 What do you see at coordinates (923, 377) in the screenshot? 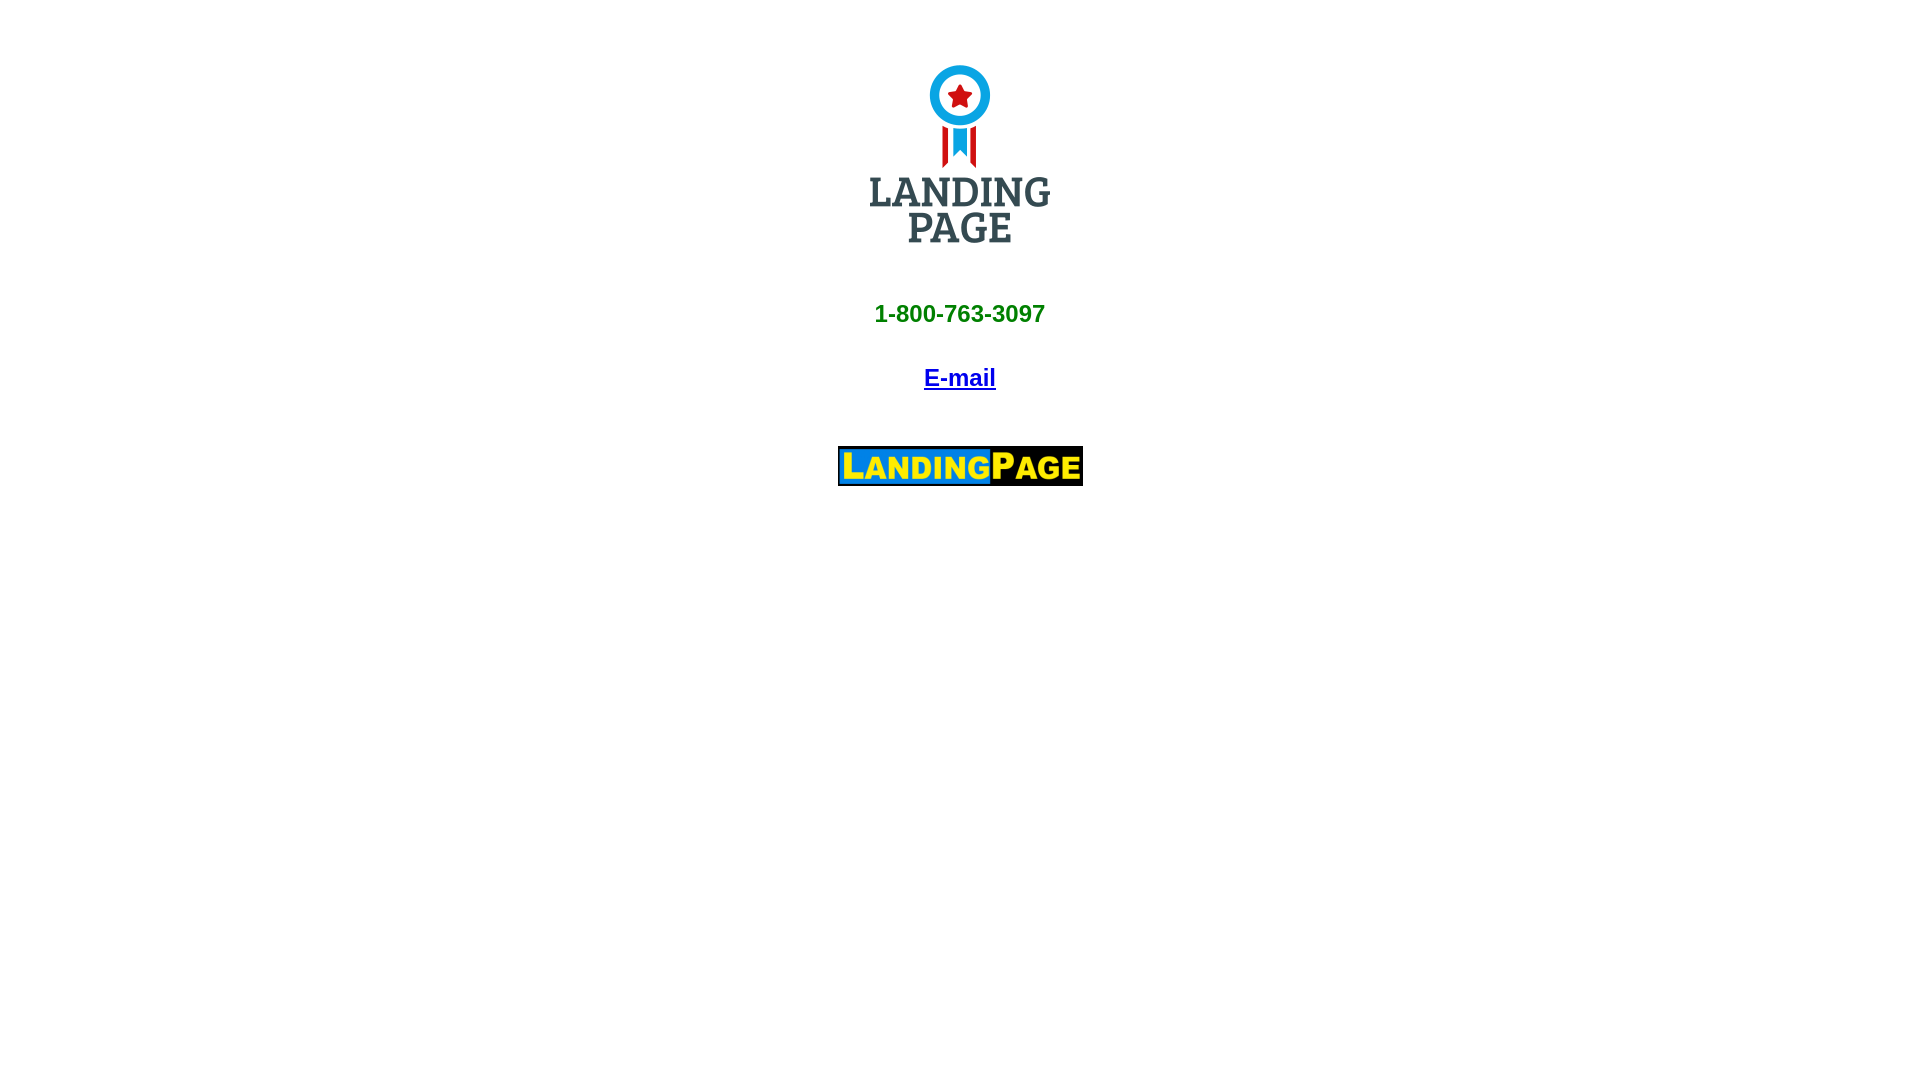
I see `'E-mail'` at bounding box center [923, 377].